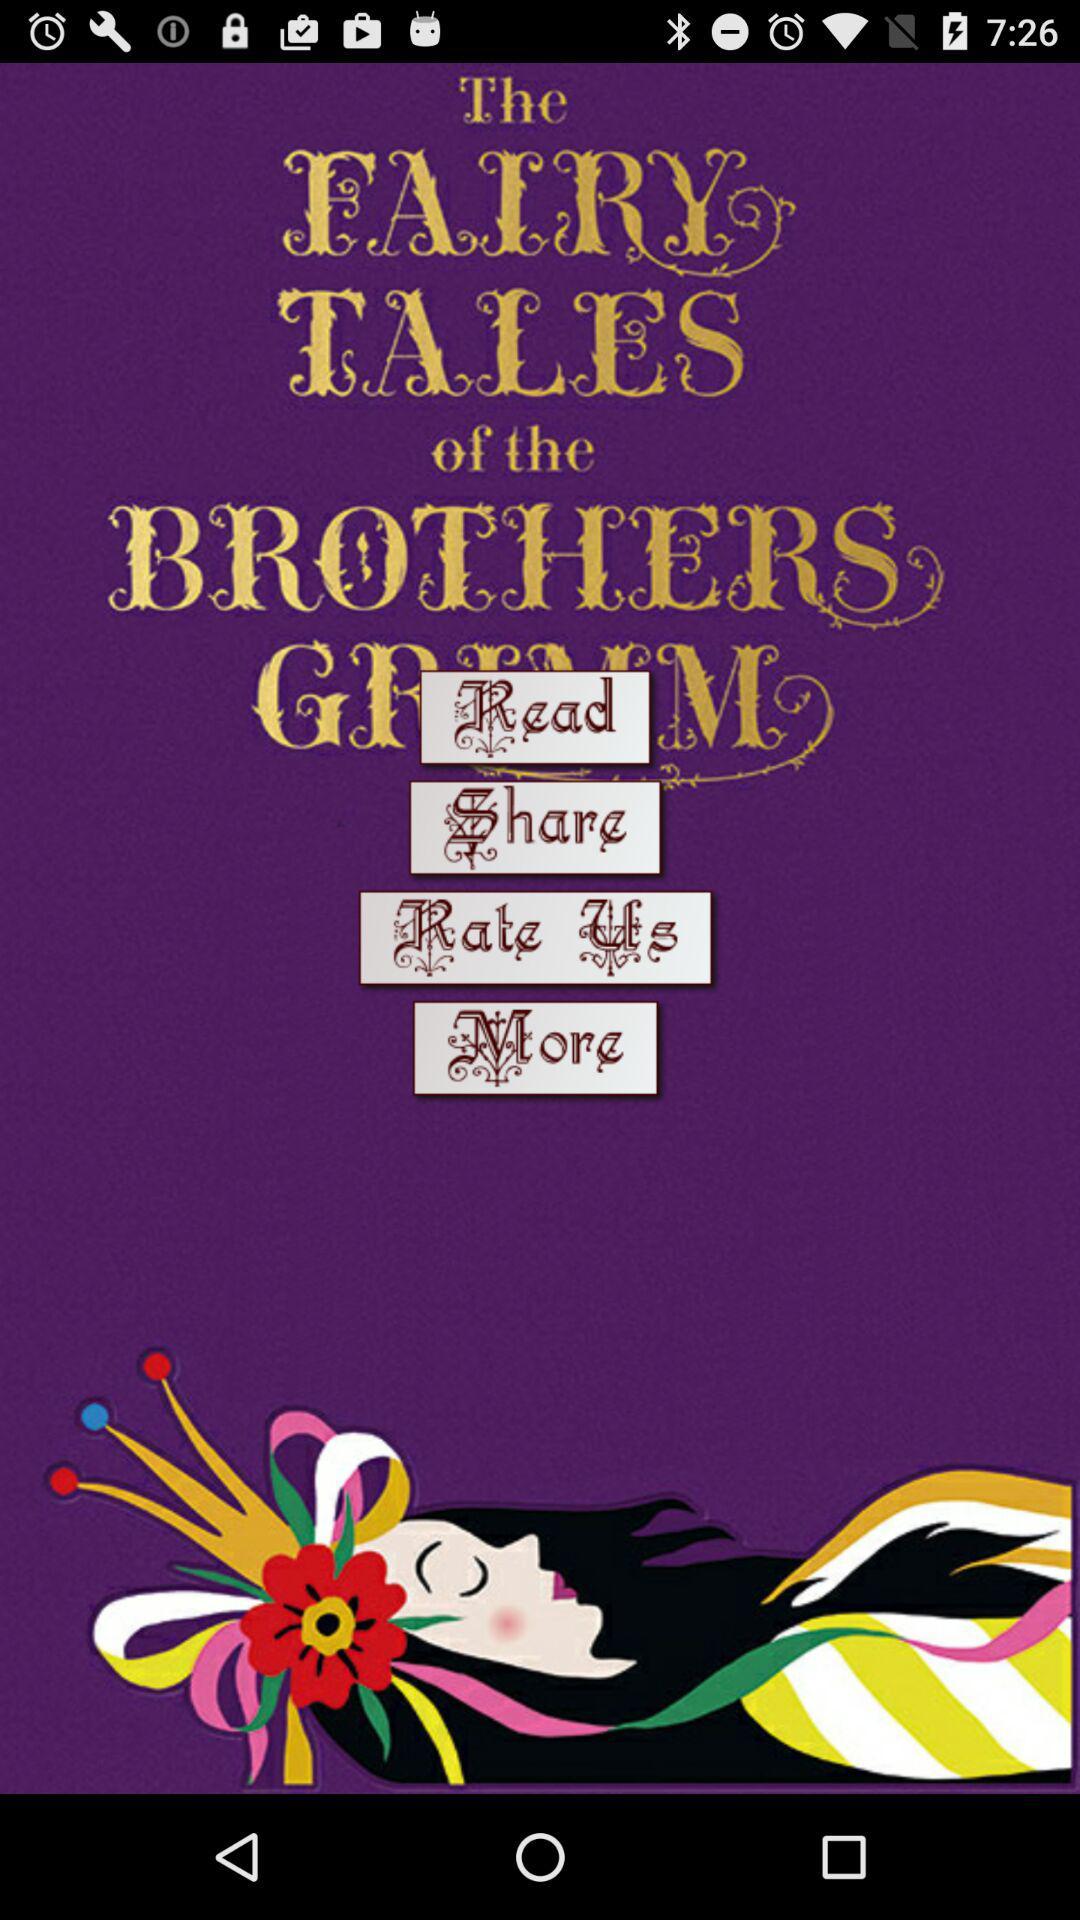 This screenshot has height=1920, width=1080. Describe the element at coordinates (540, 1051) in the screenshot. I see `read more` at that location.